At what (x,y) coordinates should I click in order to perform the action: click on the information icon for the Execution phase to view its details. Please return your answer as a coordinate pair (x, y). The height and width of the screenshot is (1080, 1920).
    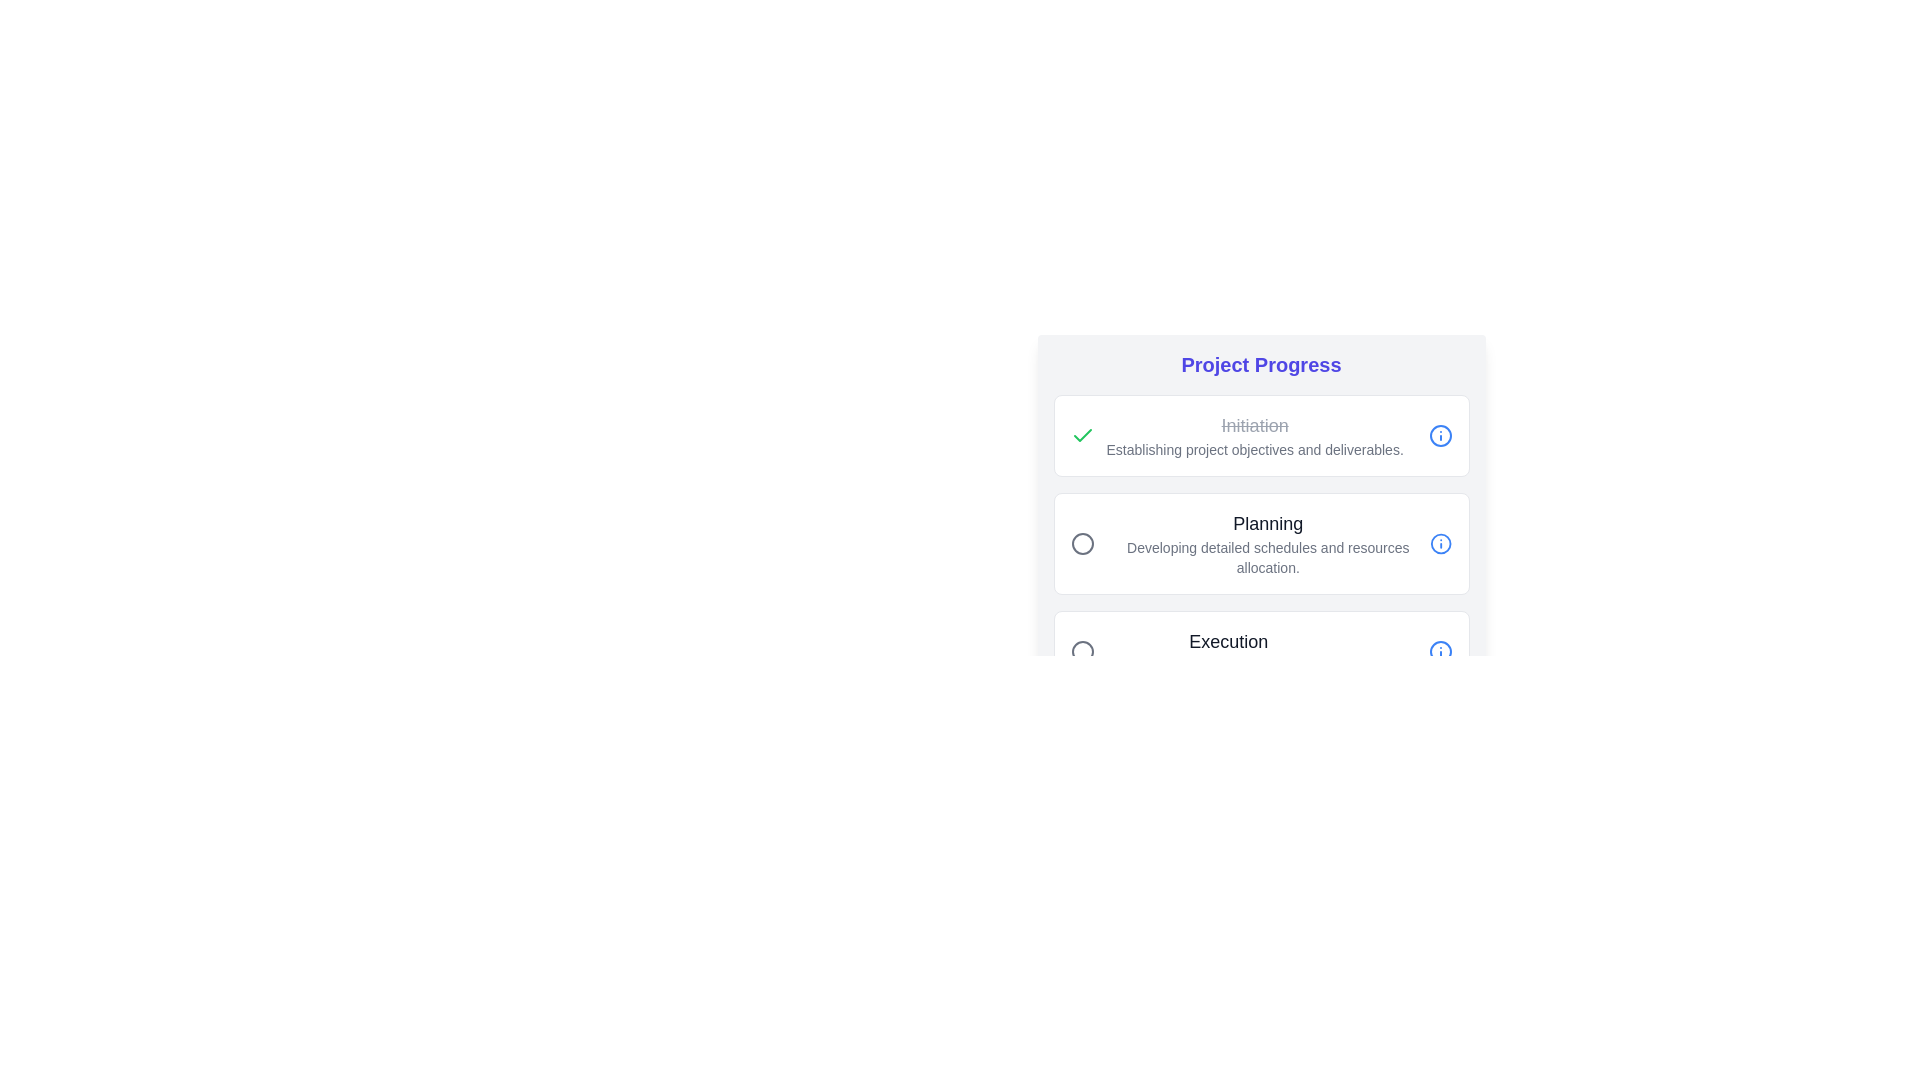
    Looking at the image, I should click on (1440, 651).